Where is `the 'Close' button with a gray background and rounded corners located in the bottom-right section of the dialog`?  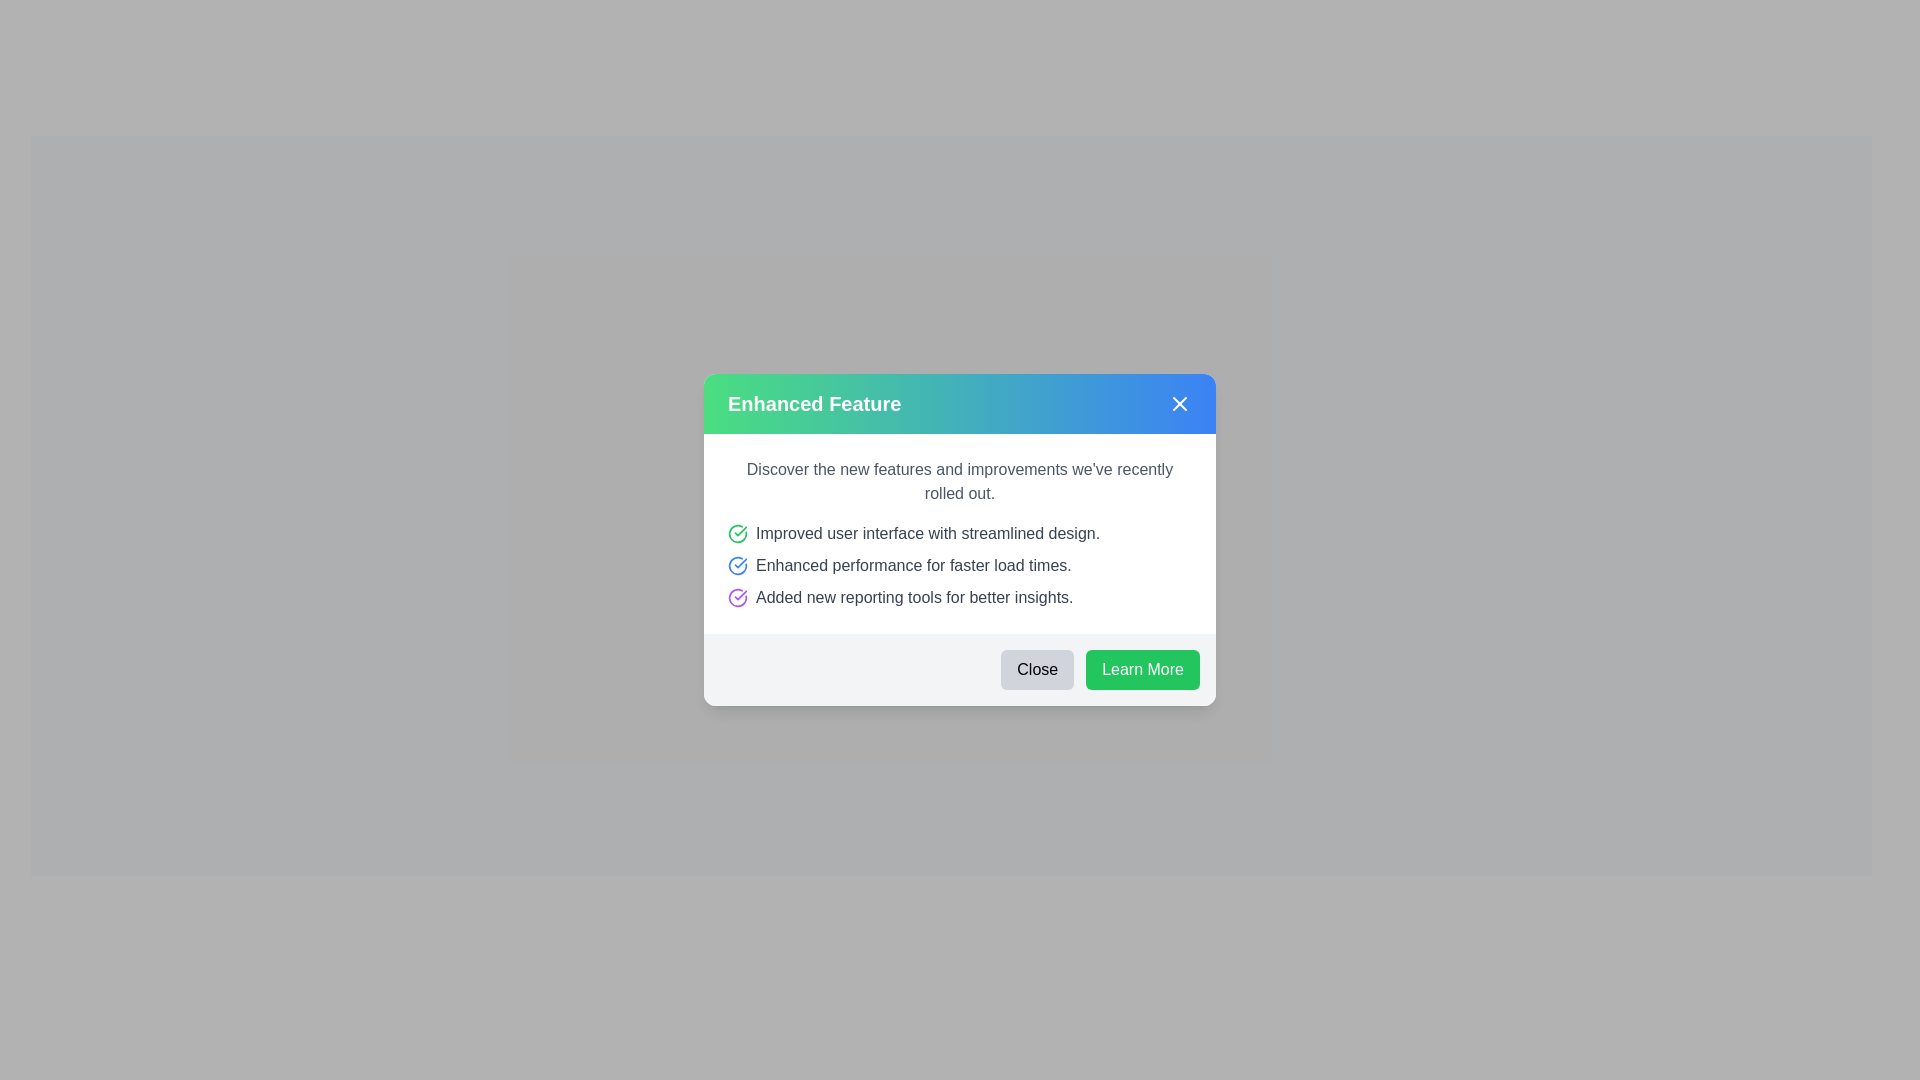 the 'Close' button with a gray background and rounded corners located in the bottom-right section of the dialog is located at coordinates (1037, 670).